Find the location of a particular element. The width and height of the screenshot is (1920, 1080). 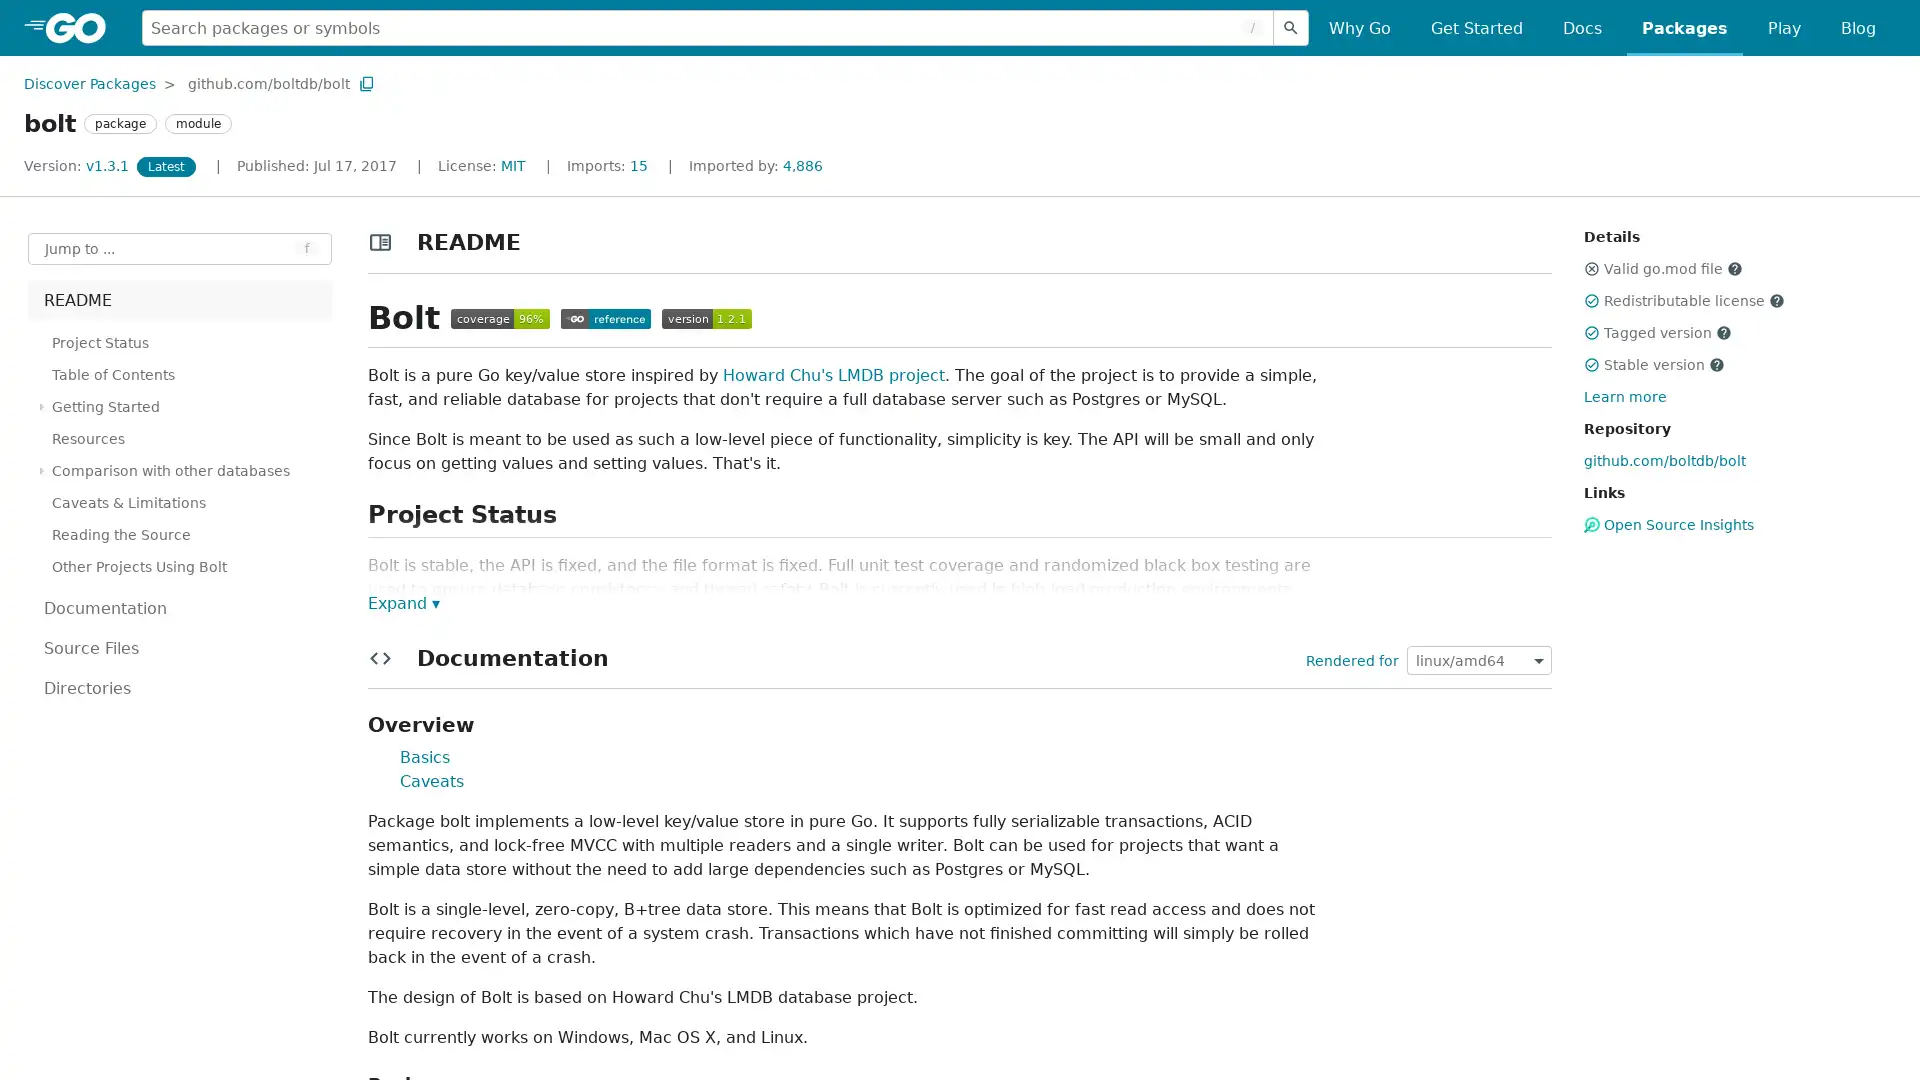

Open Jump to Identifier is located at coordinates (180, 248).